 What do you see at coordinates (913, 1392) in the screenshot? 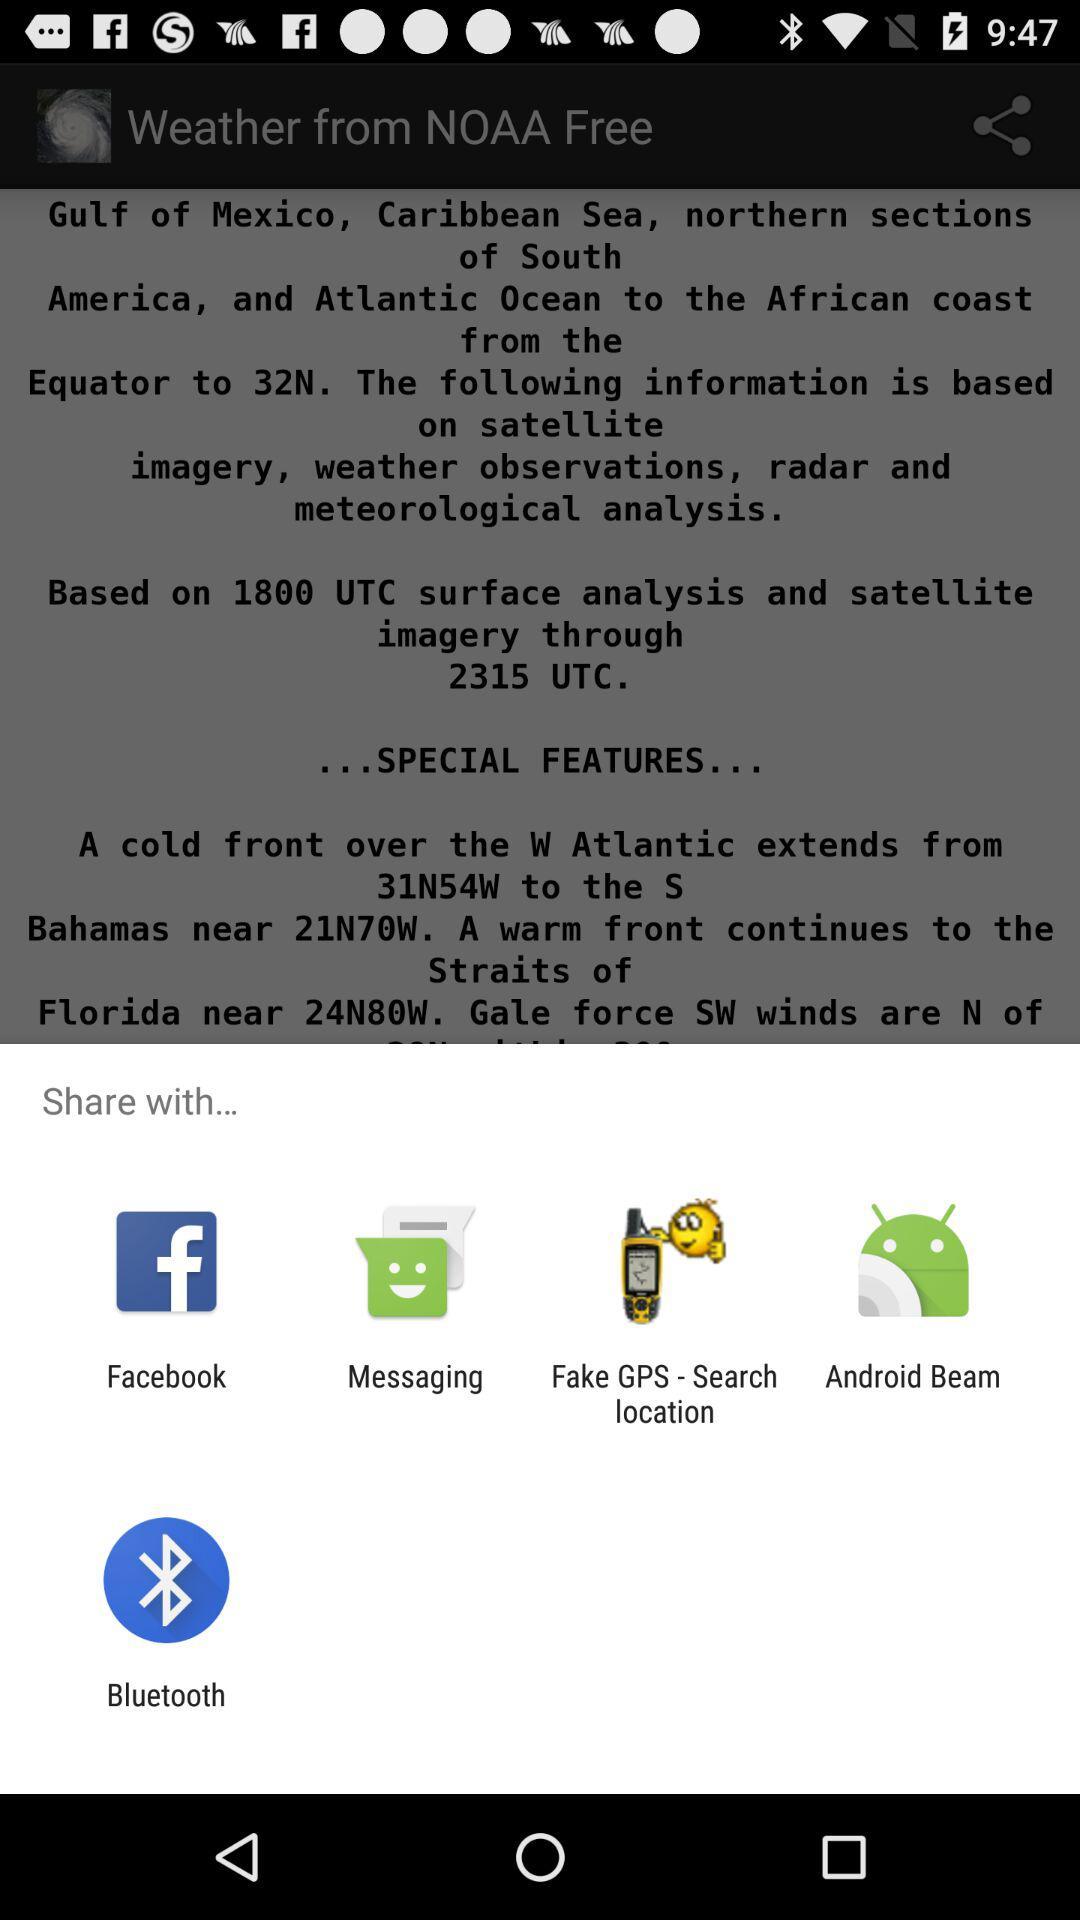
I see `the android beam` at bounding box center [913, 1392].